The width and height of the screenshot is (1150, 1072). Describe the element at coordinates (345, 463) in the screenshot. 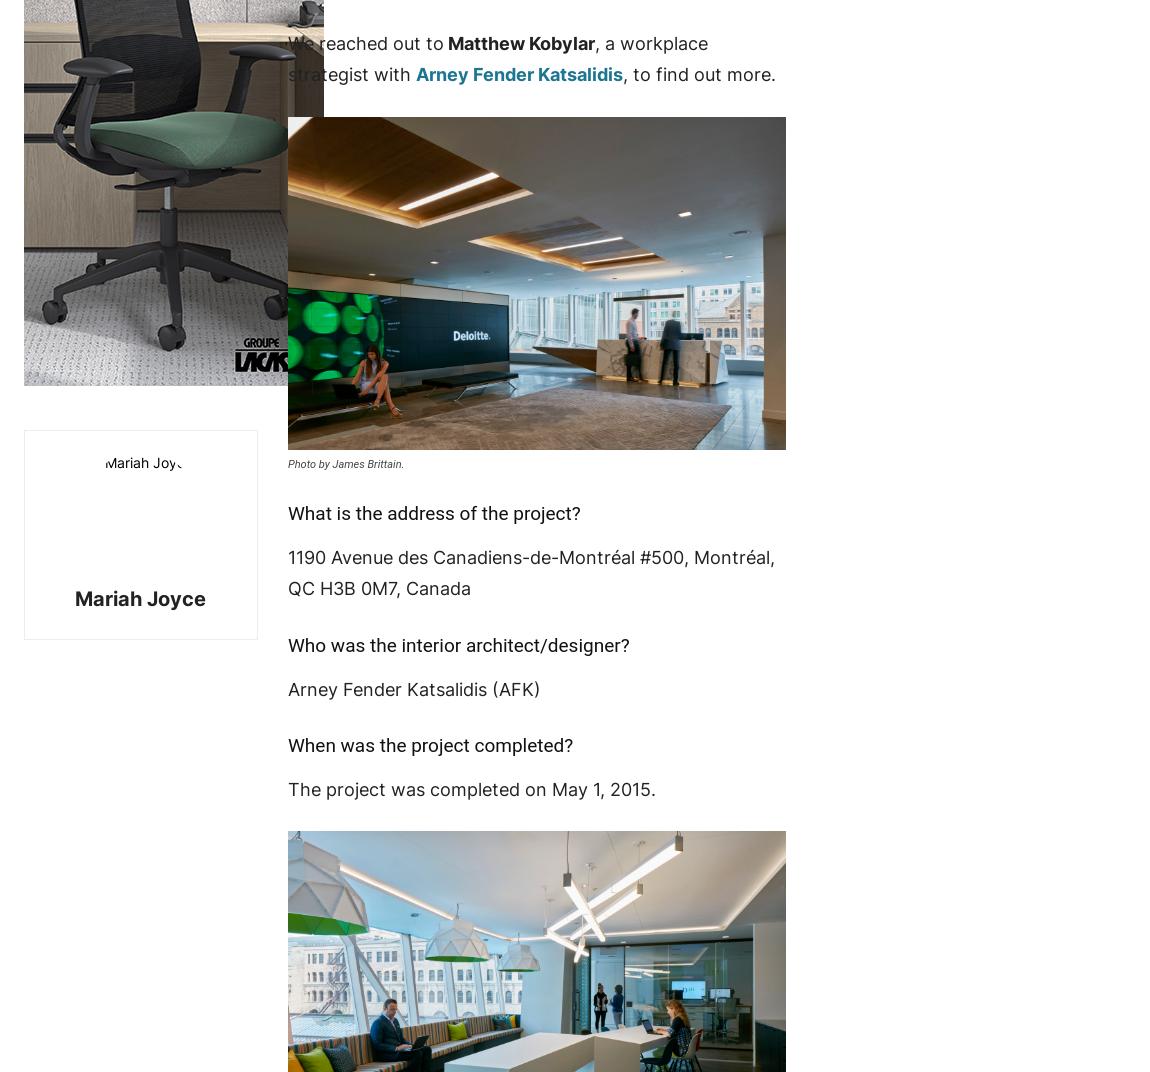

I see `'Photo by James Brittain.'` at that location.